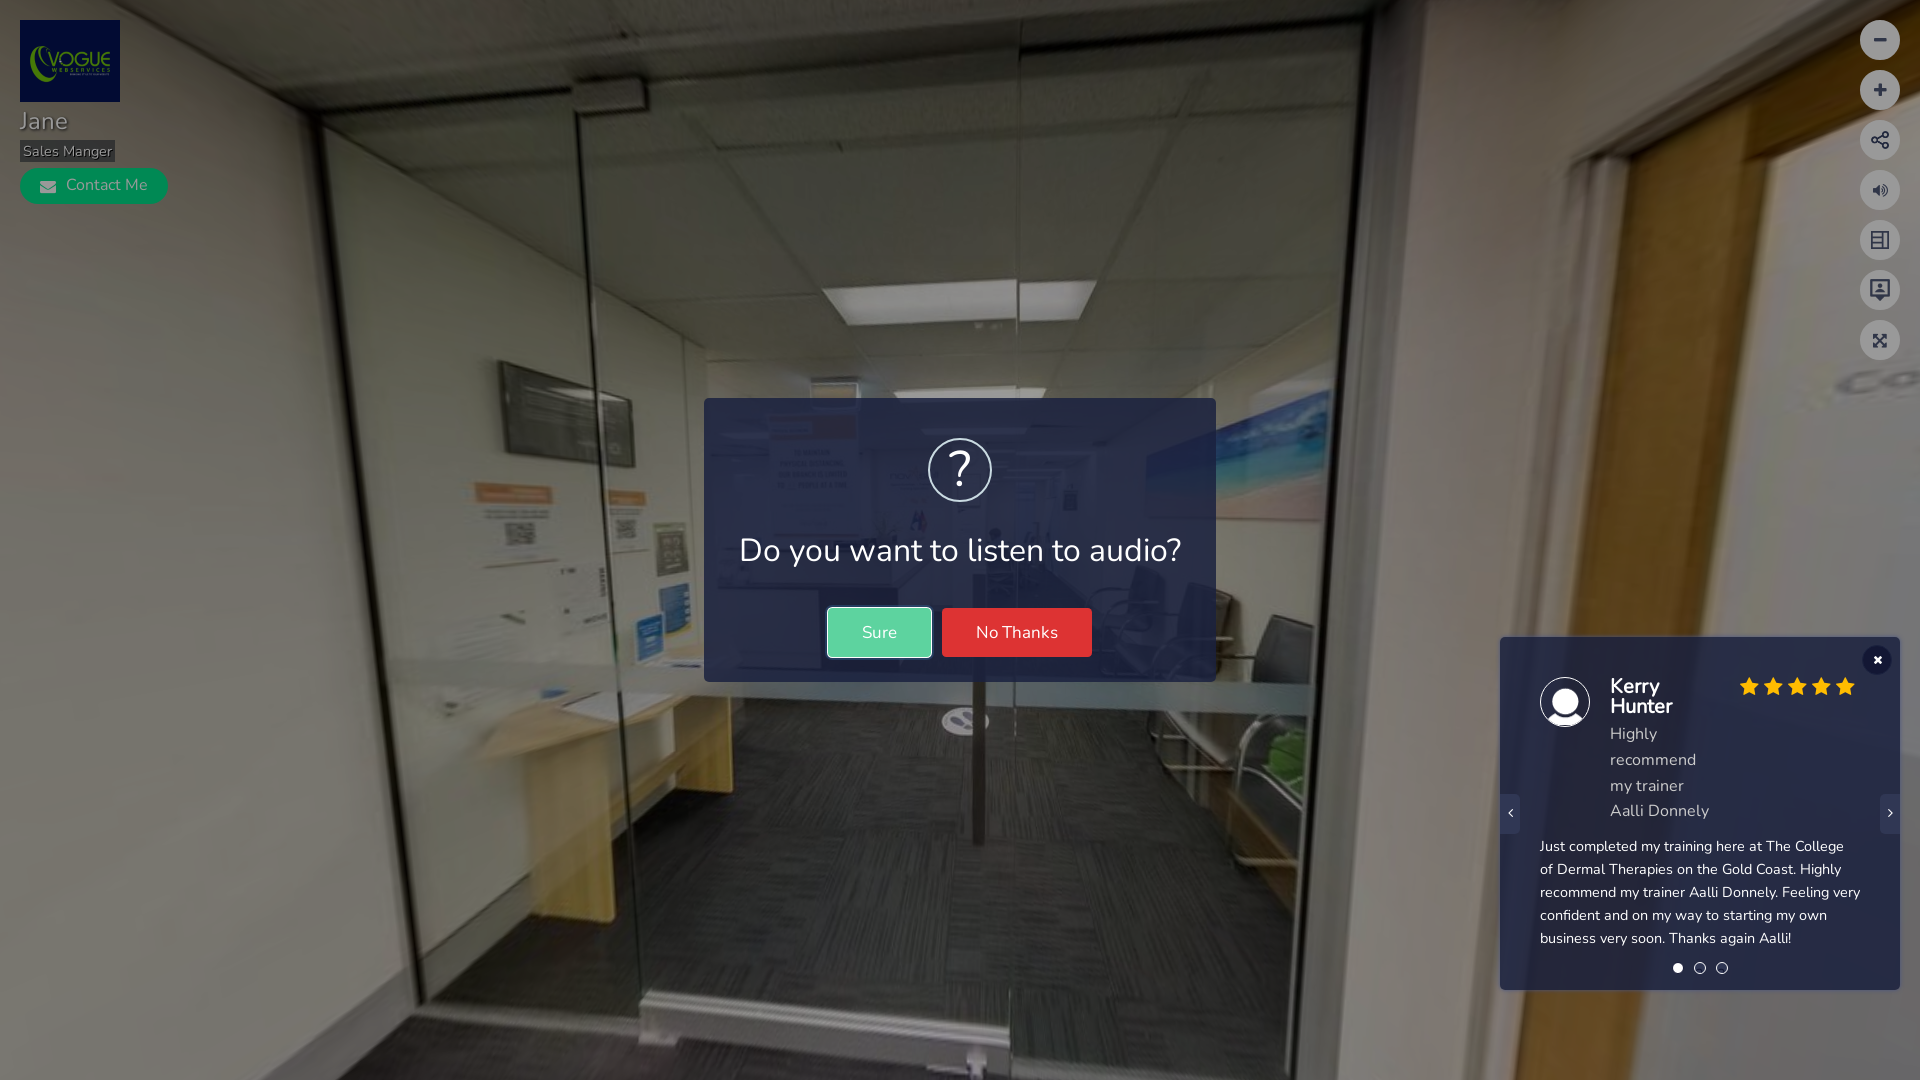 This screenshot has width=1920, height=1080. What do you see at coordinates (1879, 338) in the screenshot?
I see `'Full Screen'` at bounding box center [1879, 338].